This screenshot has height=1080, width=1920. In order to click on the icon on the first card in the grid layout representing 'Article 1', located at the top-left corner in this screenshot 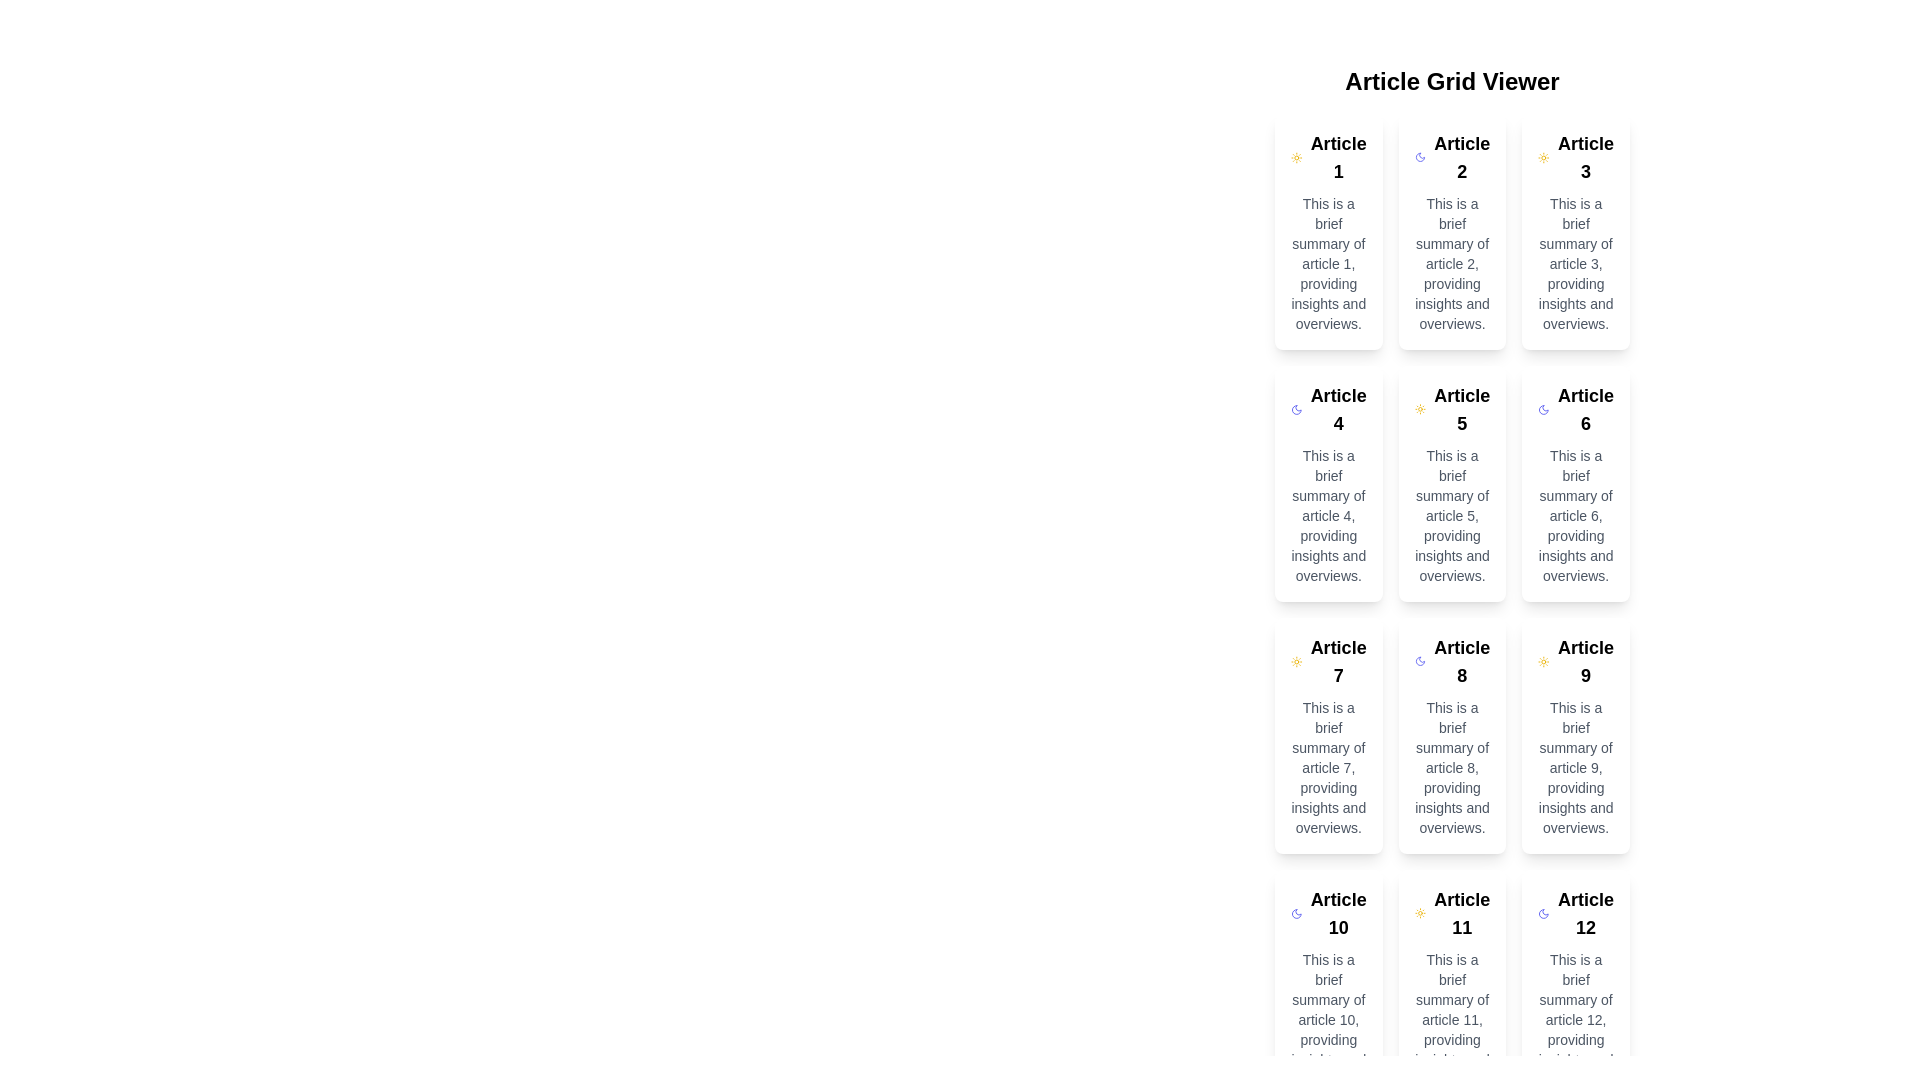, I will do `click(1328, 230)`.